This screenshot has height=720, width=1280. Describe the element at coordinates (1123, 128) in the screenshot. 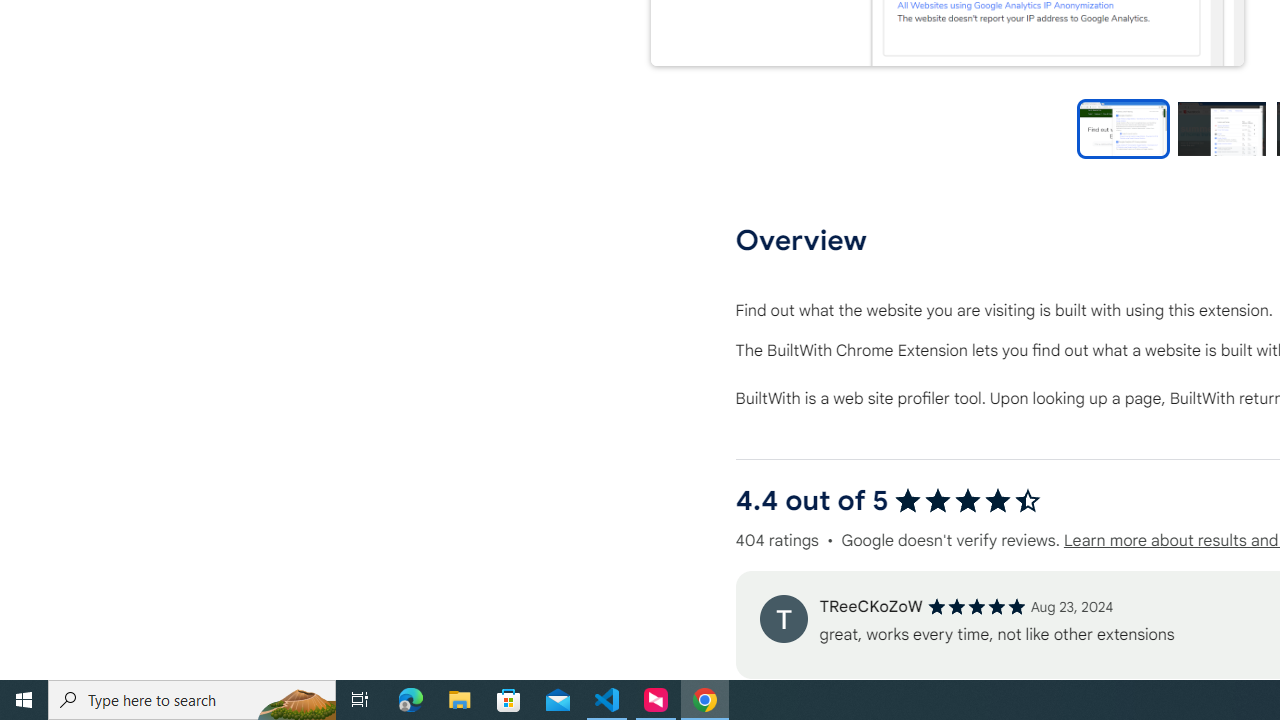

I see `'Preview slide 1'` at that location.